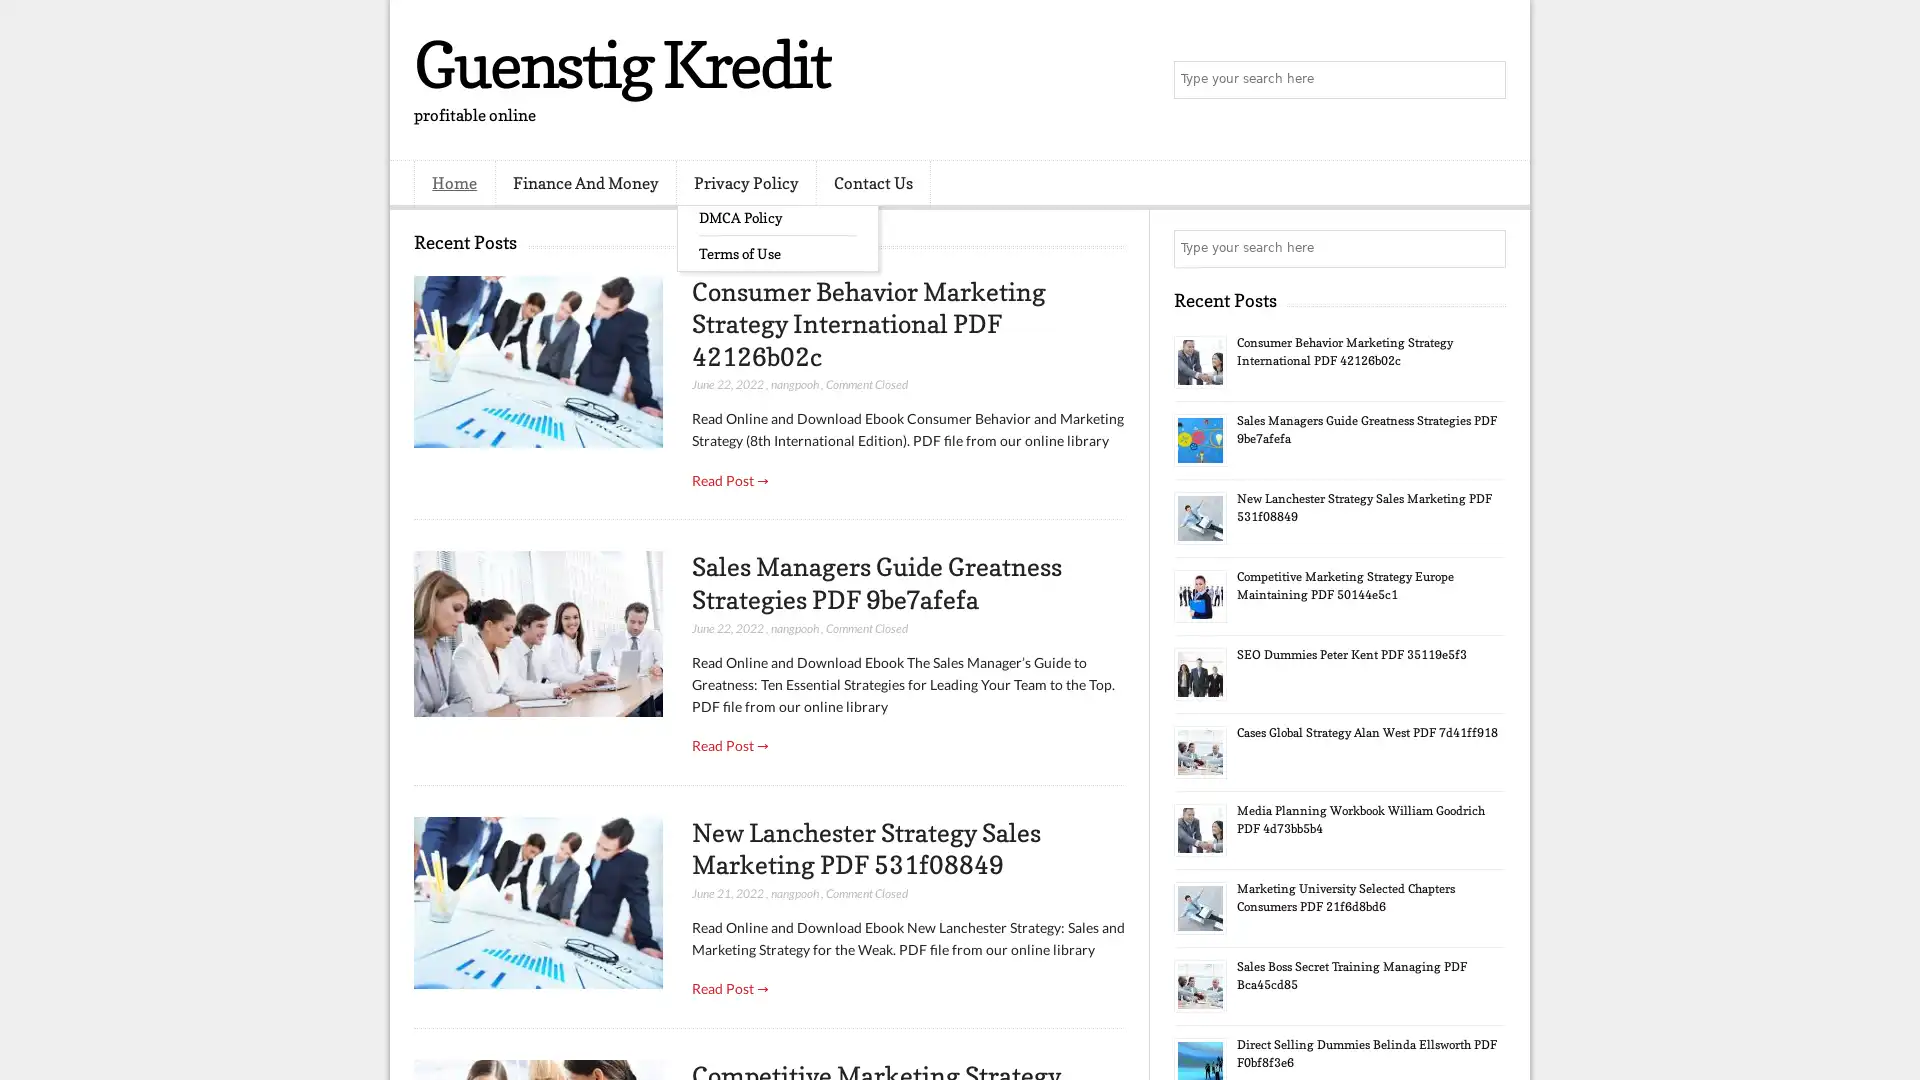 This screenshot has width=1920, height=1080. Describe the element at coordinates (1485, 248) in the screenshot. I see `Search` at that location.